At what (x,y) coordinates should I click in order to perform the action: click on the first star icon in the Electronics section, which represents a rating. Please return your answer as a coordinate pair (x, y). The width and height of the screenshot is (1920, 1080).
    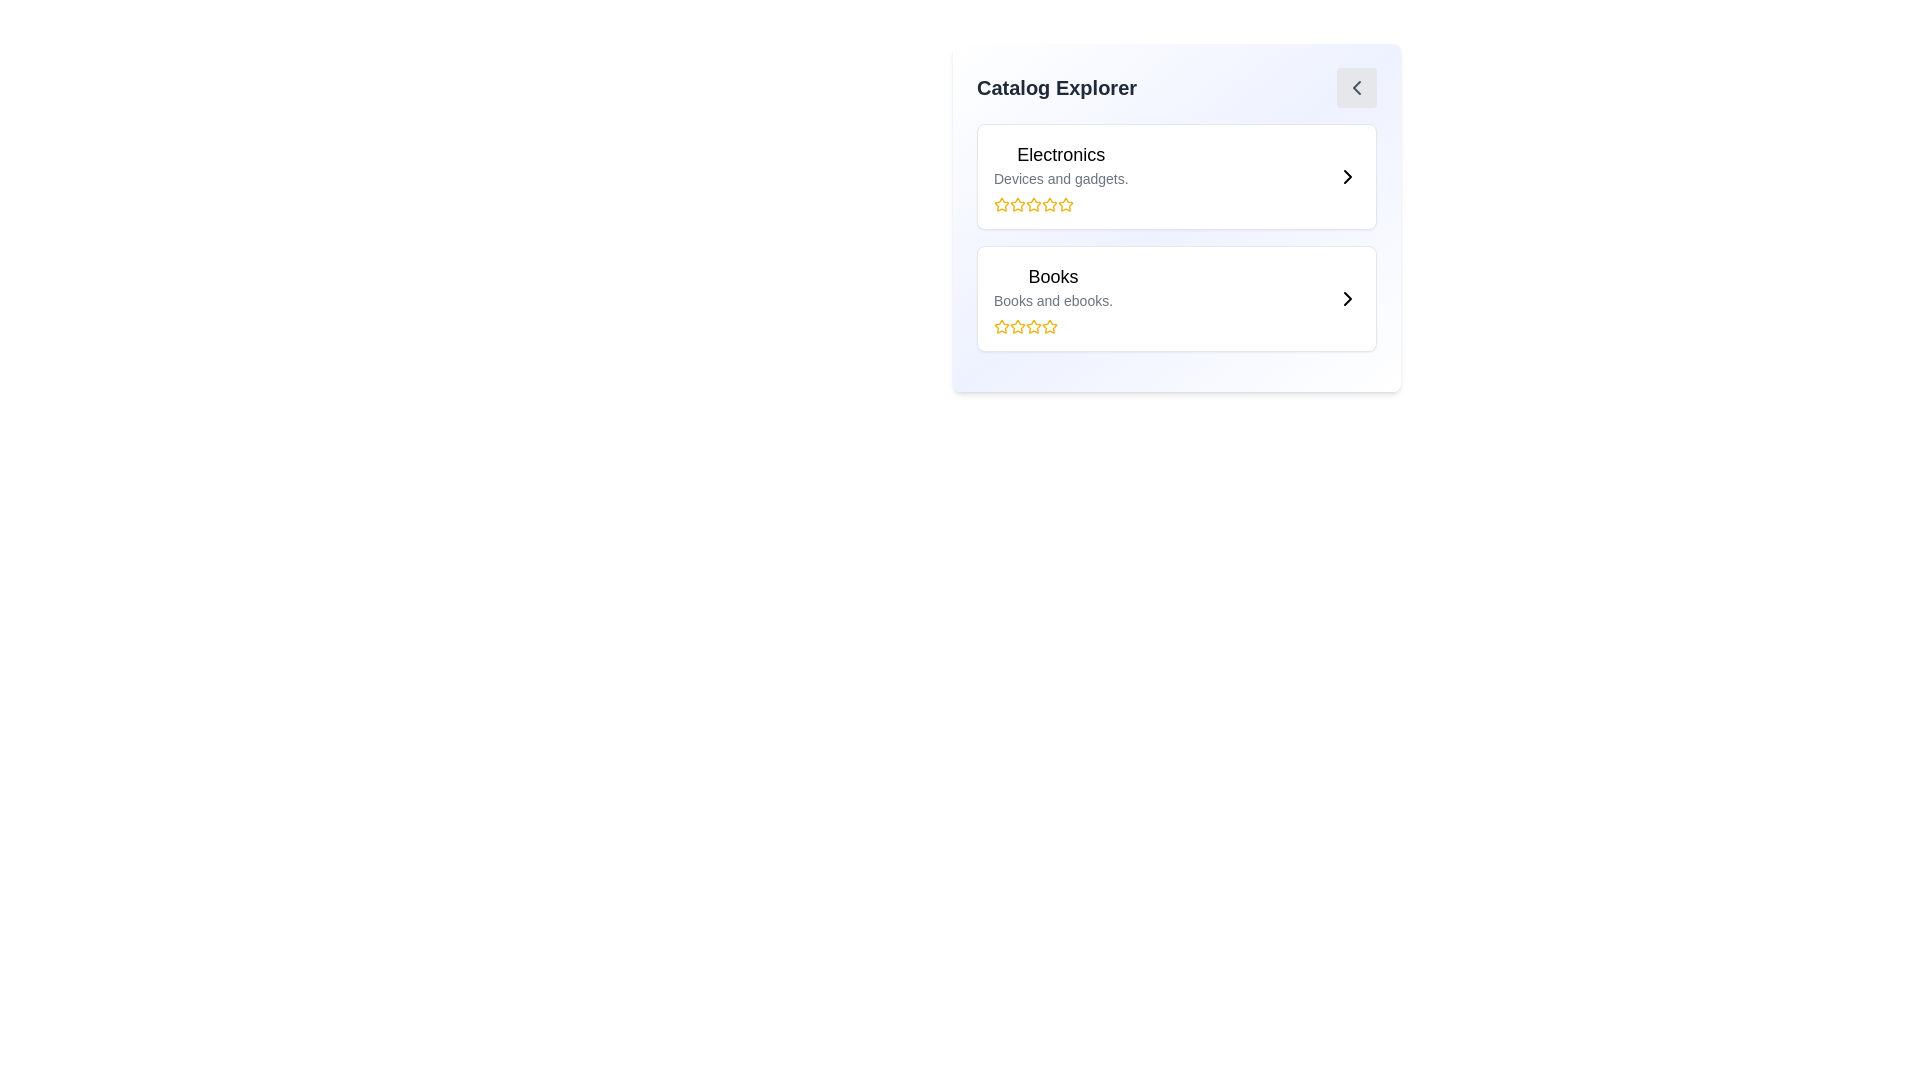
    Looking at the image, I should click on (1002, 204).